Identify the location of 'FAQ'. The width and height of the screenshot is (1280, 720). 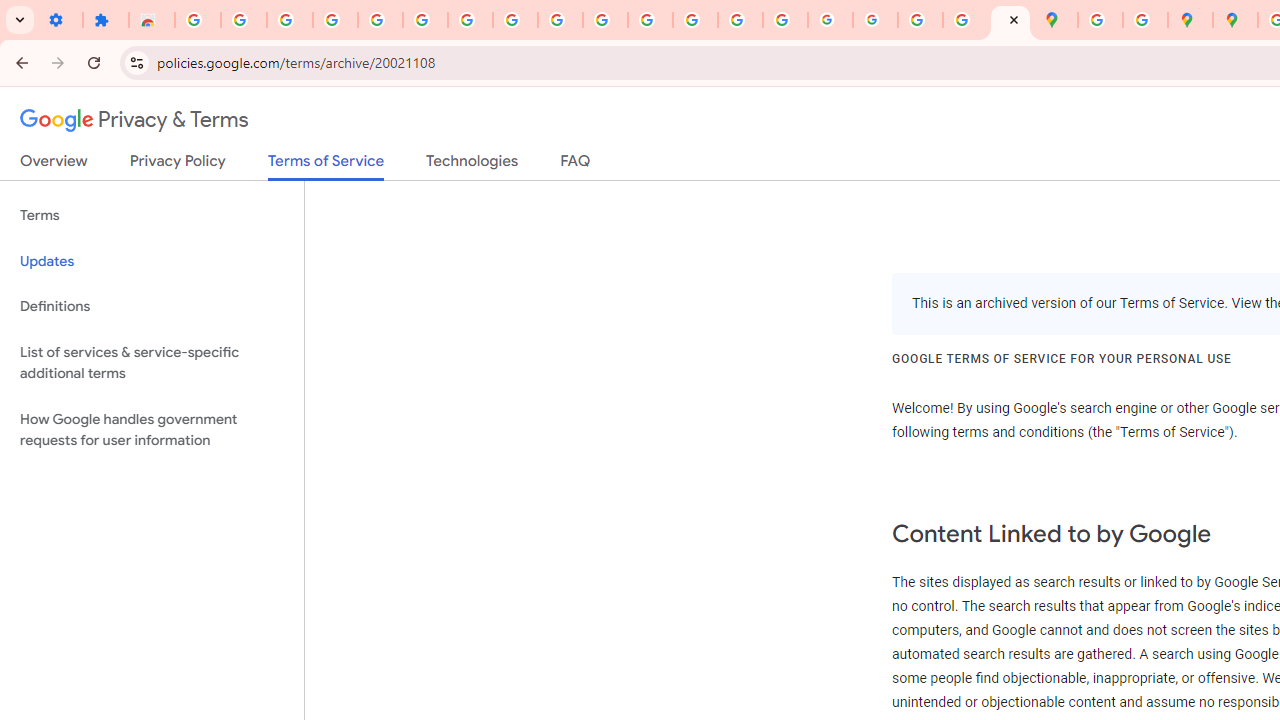
(575, 164).